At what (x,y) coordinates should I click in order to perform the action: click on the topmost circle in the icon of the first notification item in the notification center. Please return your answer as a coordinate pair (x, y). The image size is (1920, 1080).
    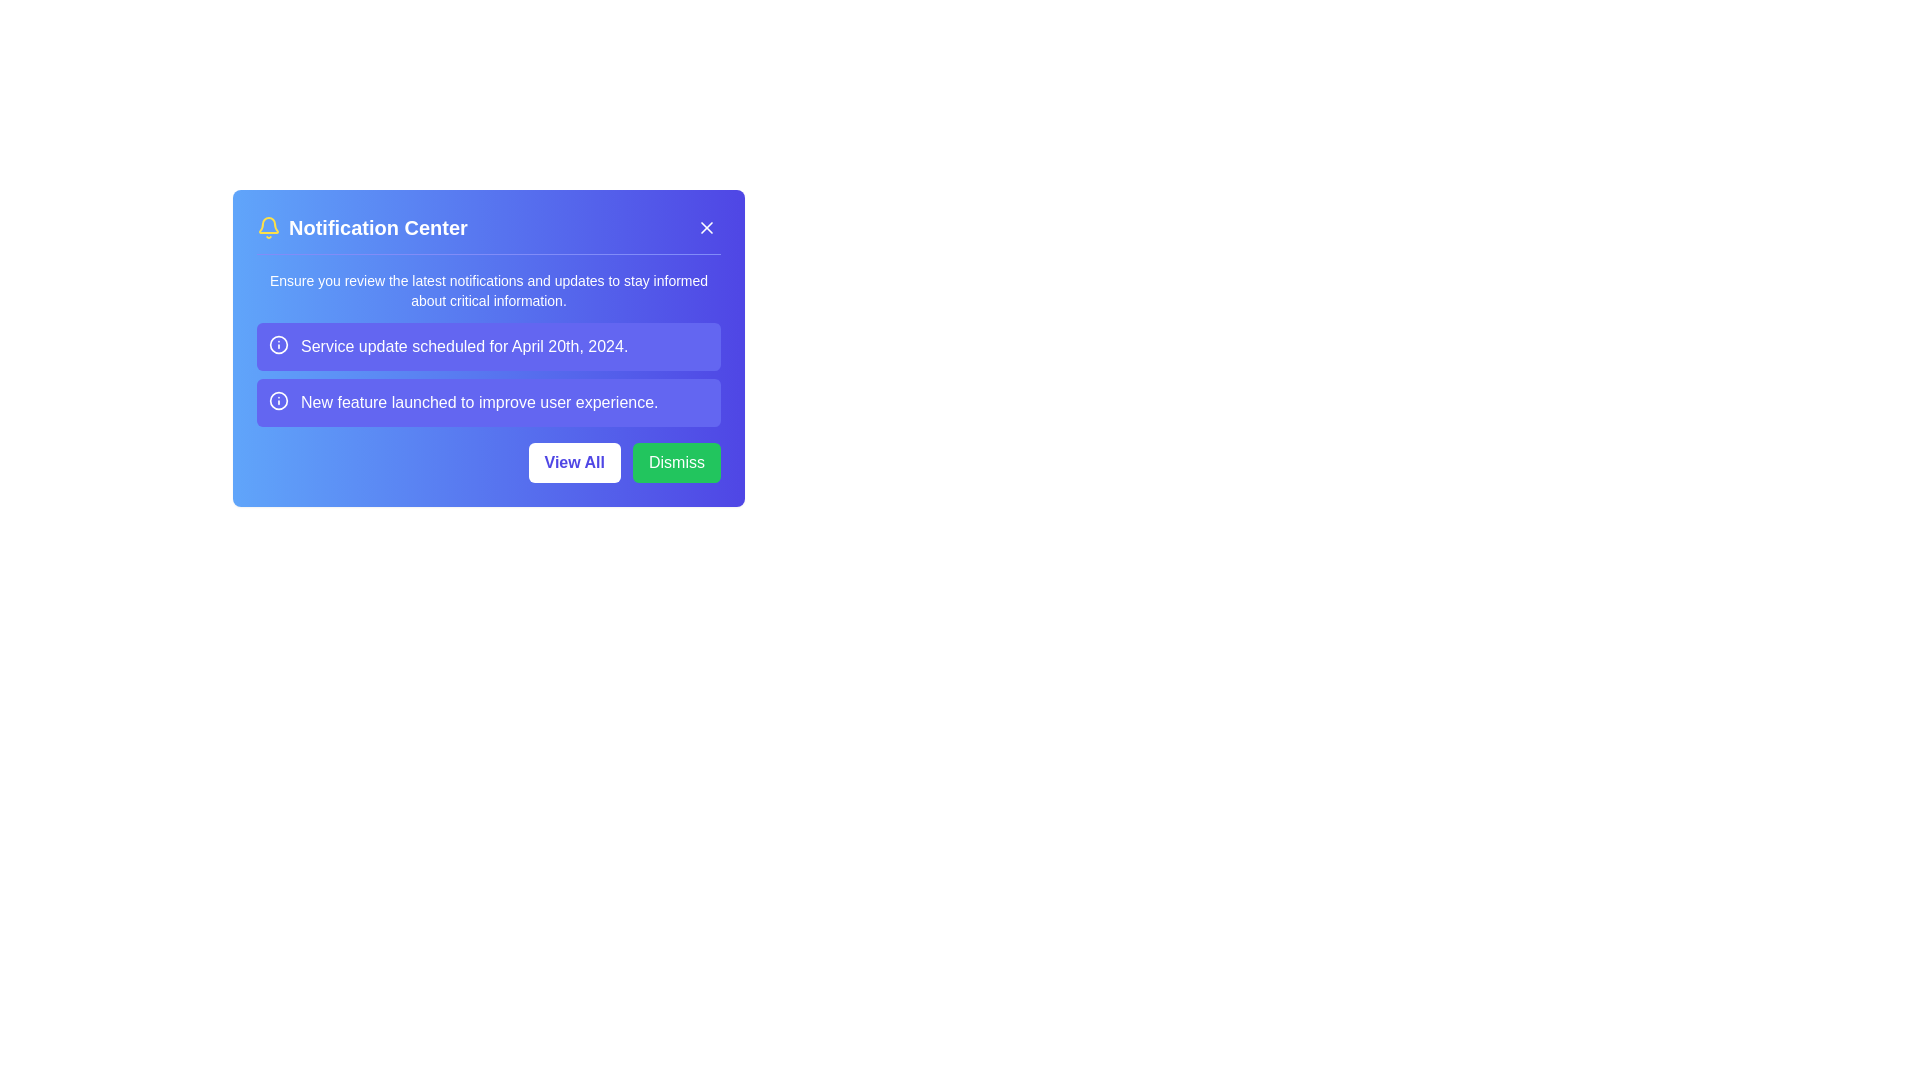
    Looking at the image, I should click on (277, 343).